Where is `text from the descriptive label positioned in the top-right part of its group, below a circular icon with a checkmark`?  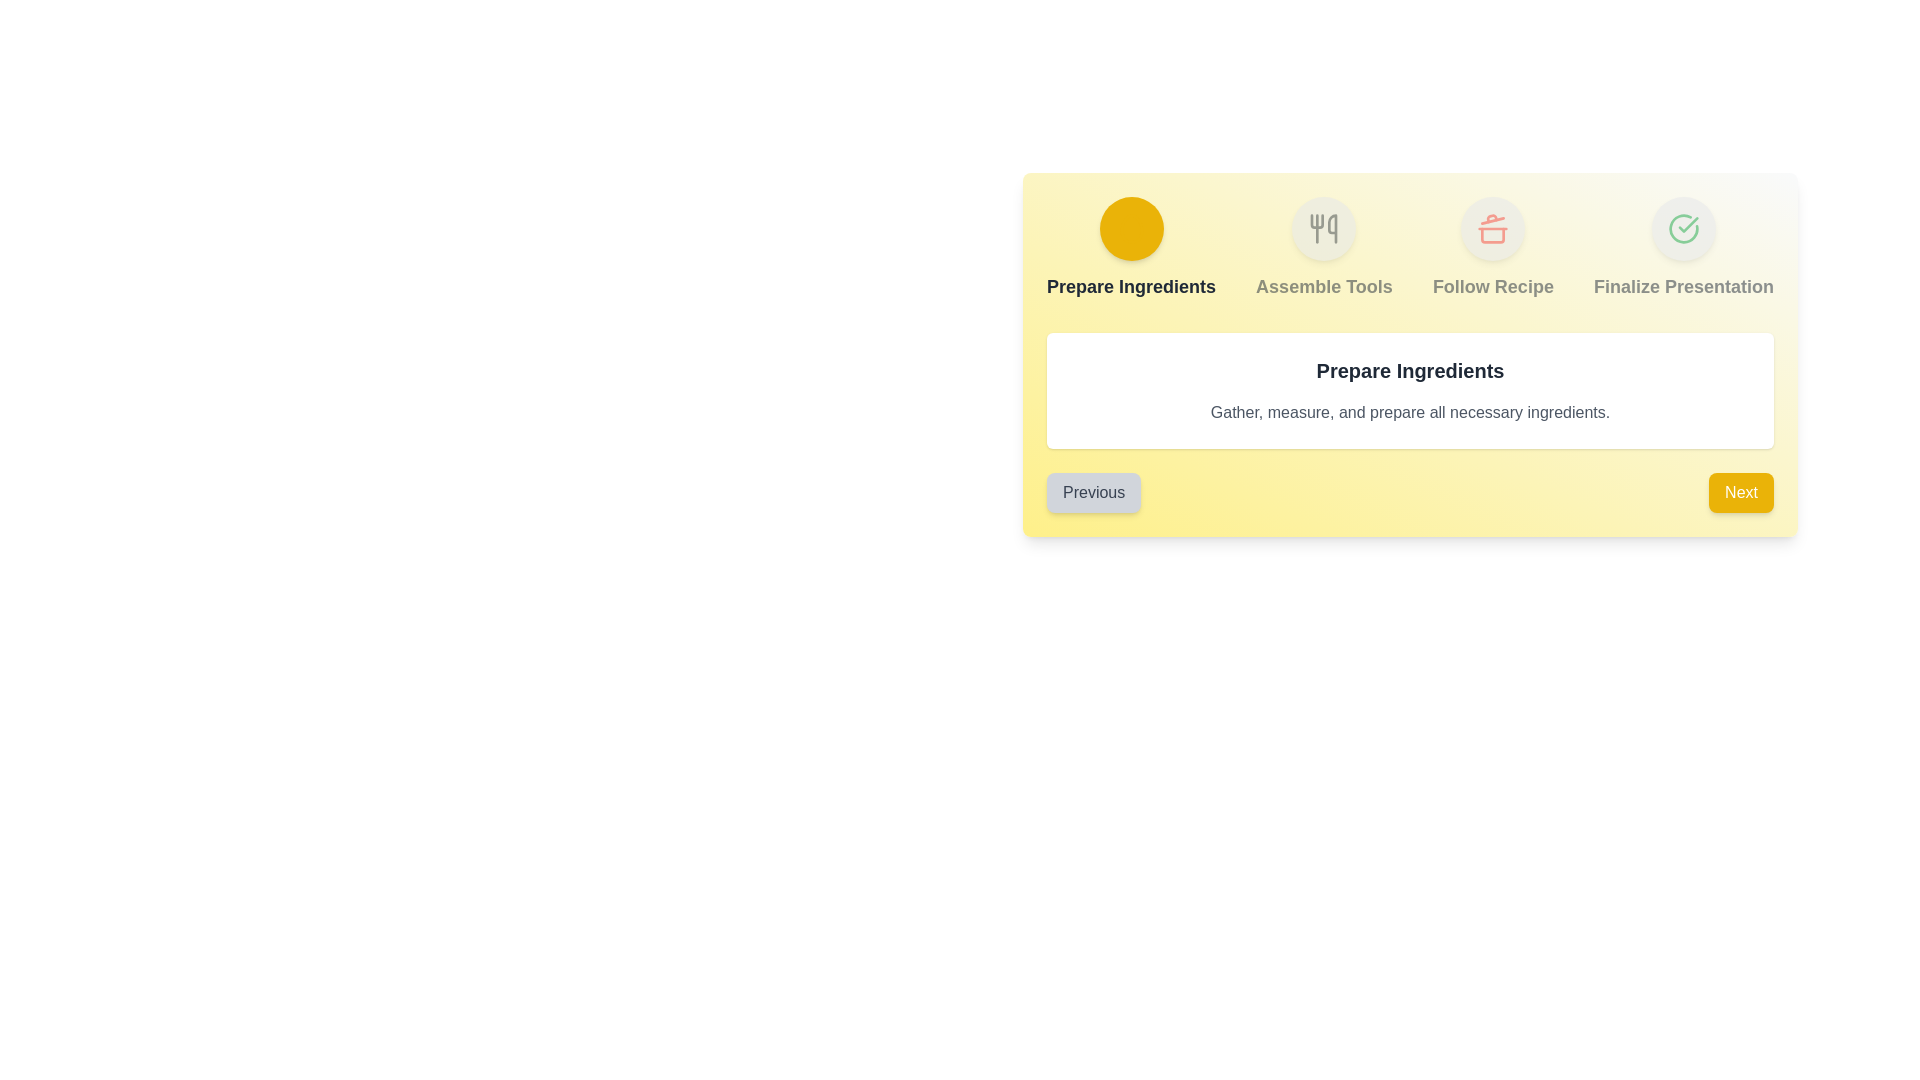
text from the descriptive label positioned in the top-right part of its group, below a circular icon with a checkmark is located at coordinates (1683, 286).